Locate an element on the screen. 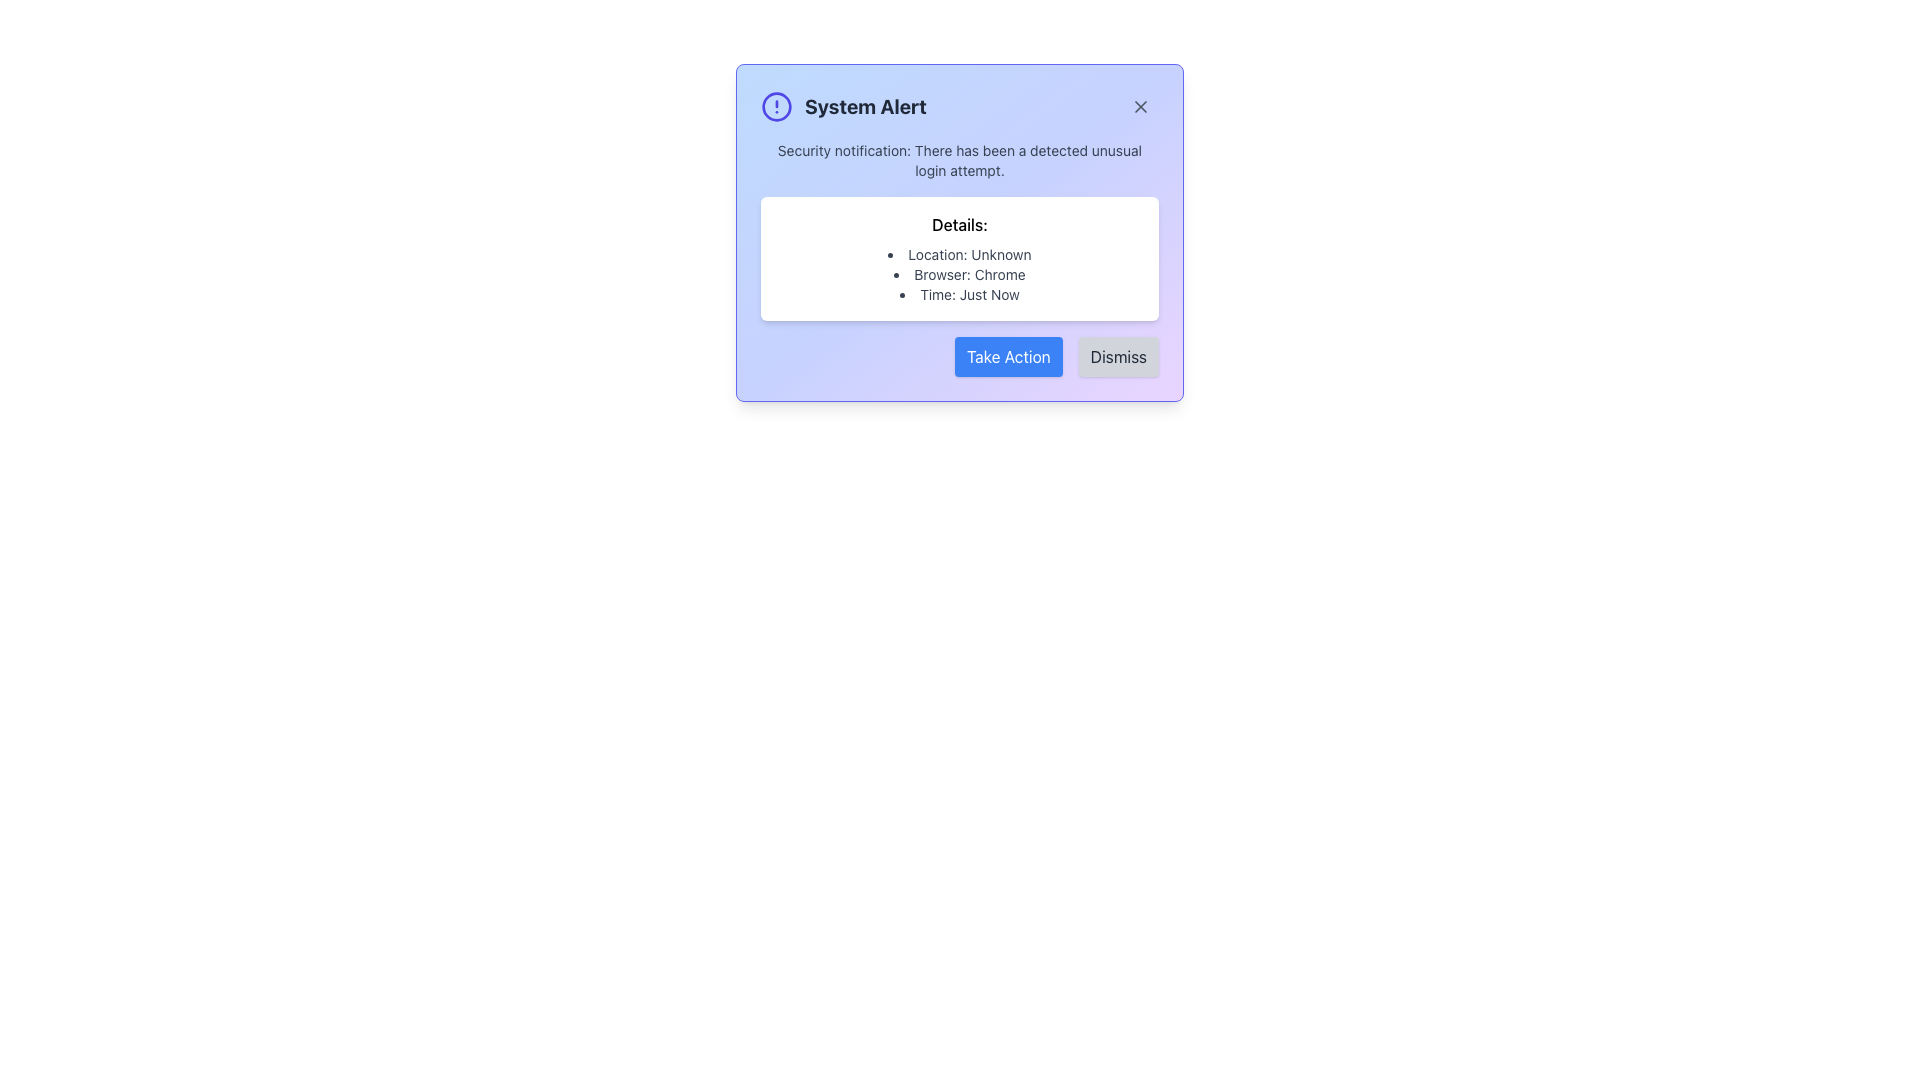 This screenshot has width=1920, height=1080. the Text Label element that serves as the title for the modal, located at the top section and adjacent to an icon is located at coordinates (865, 107).